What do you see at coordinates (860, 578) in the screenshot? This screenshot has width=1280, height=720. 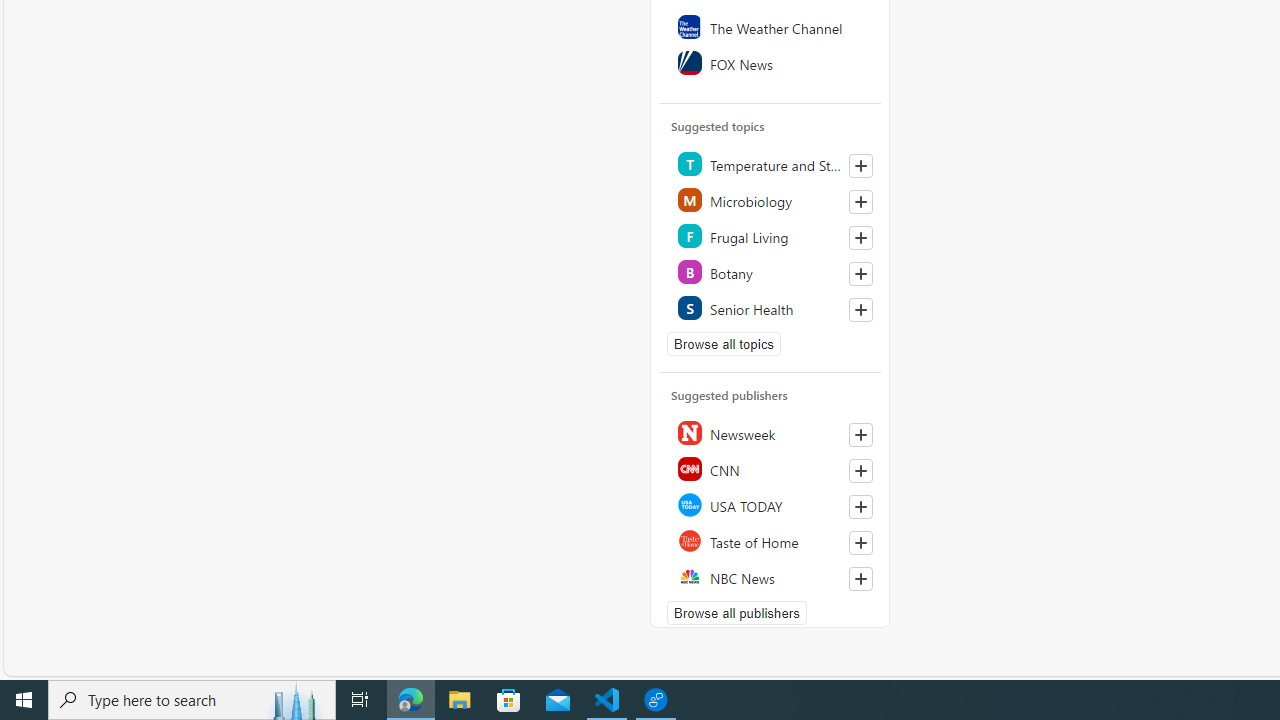 I see `'Follow this source'` at bounding box center [860, 578].